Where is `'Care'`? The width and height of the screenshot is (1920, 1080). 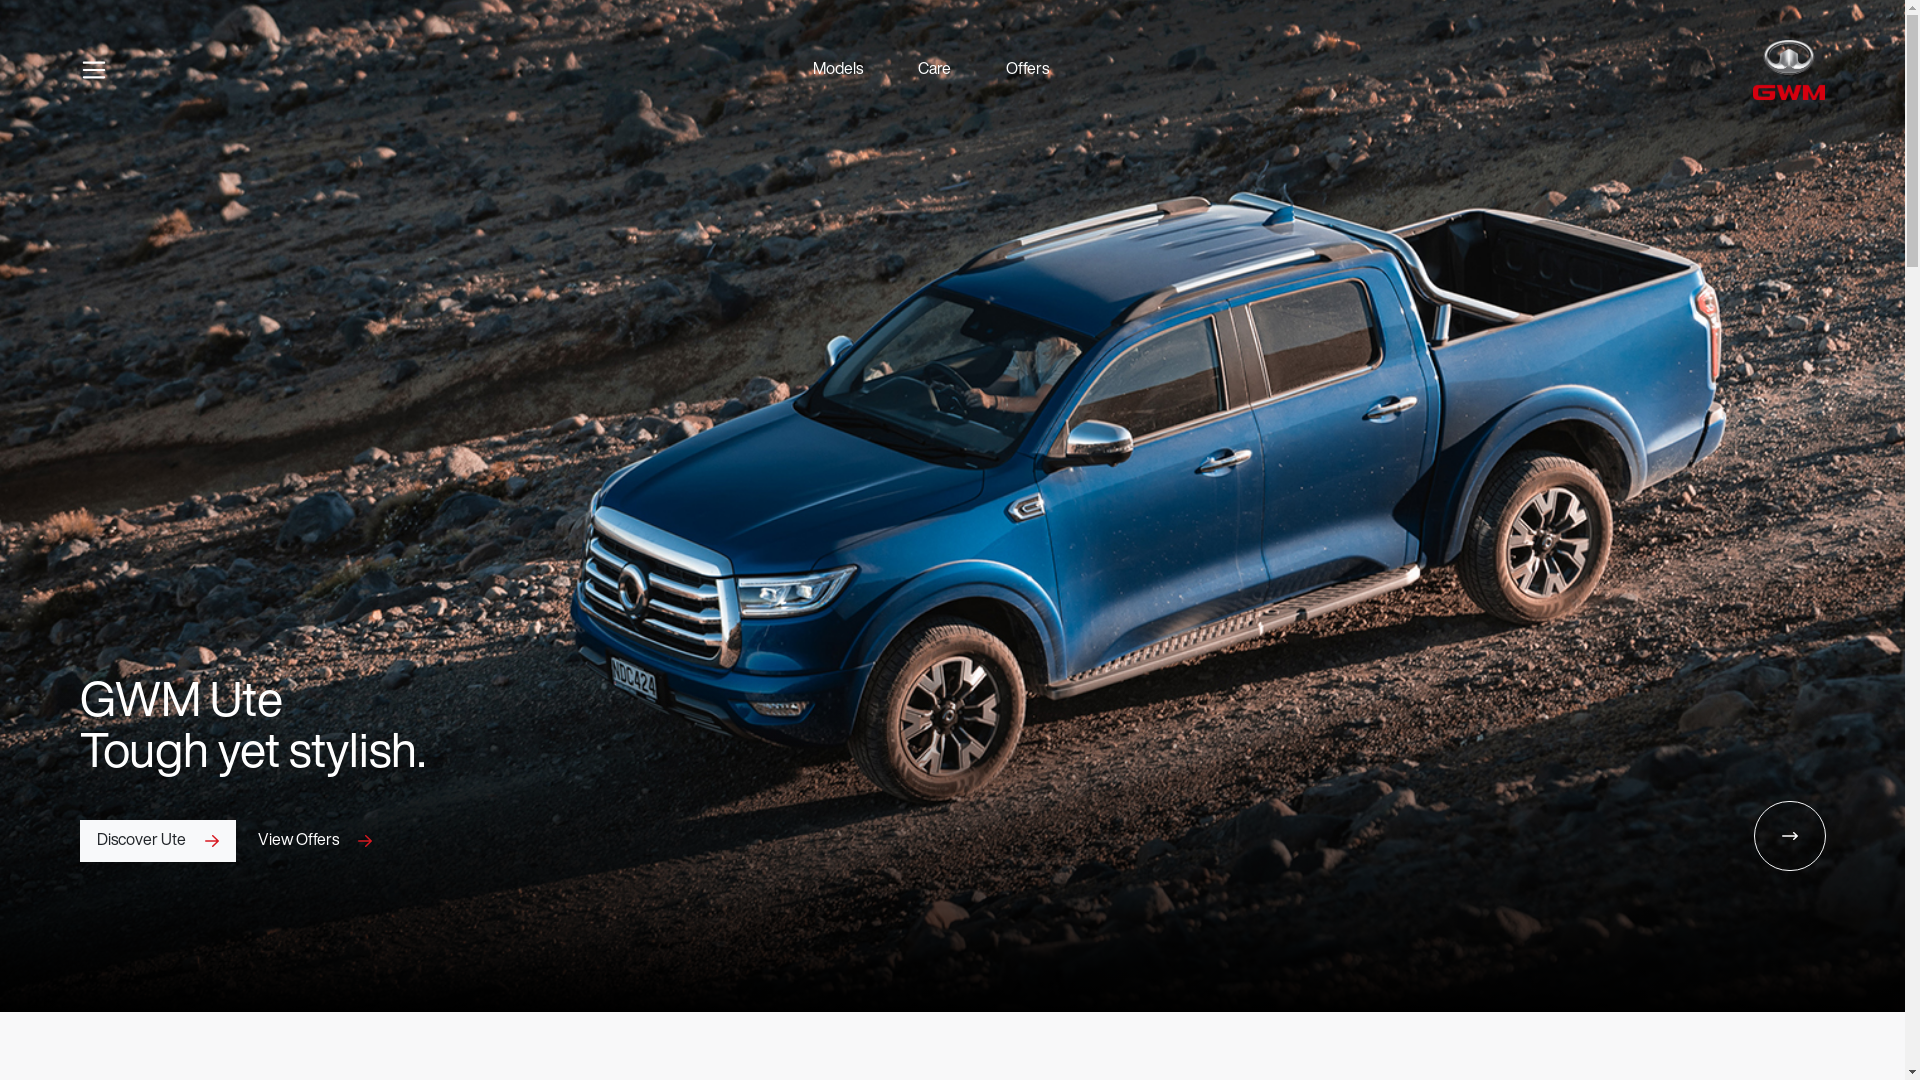
'Care' is located at coordinates (933, 68).